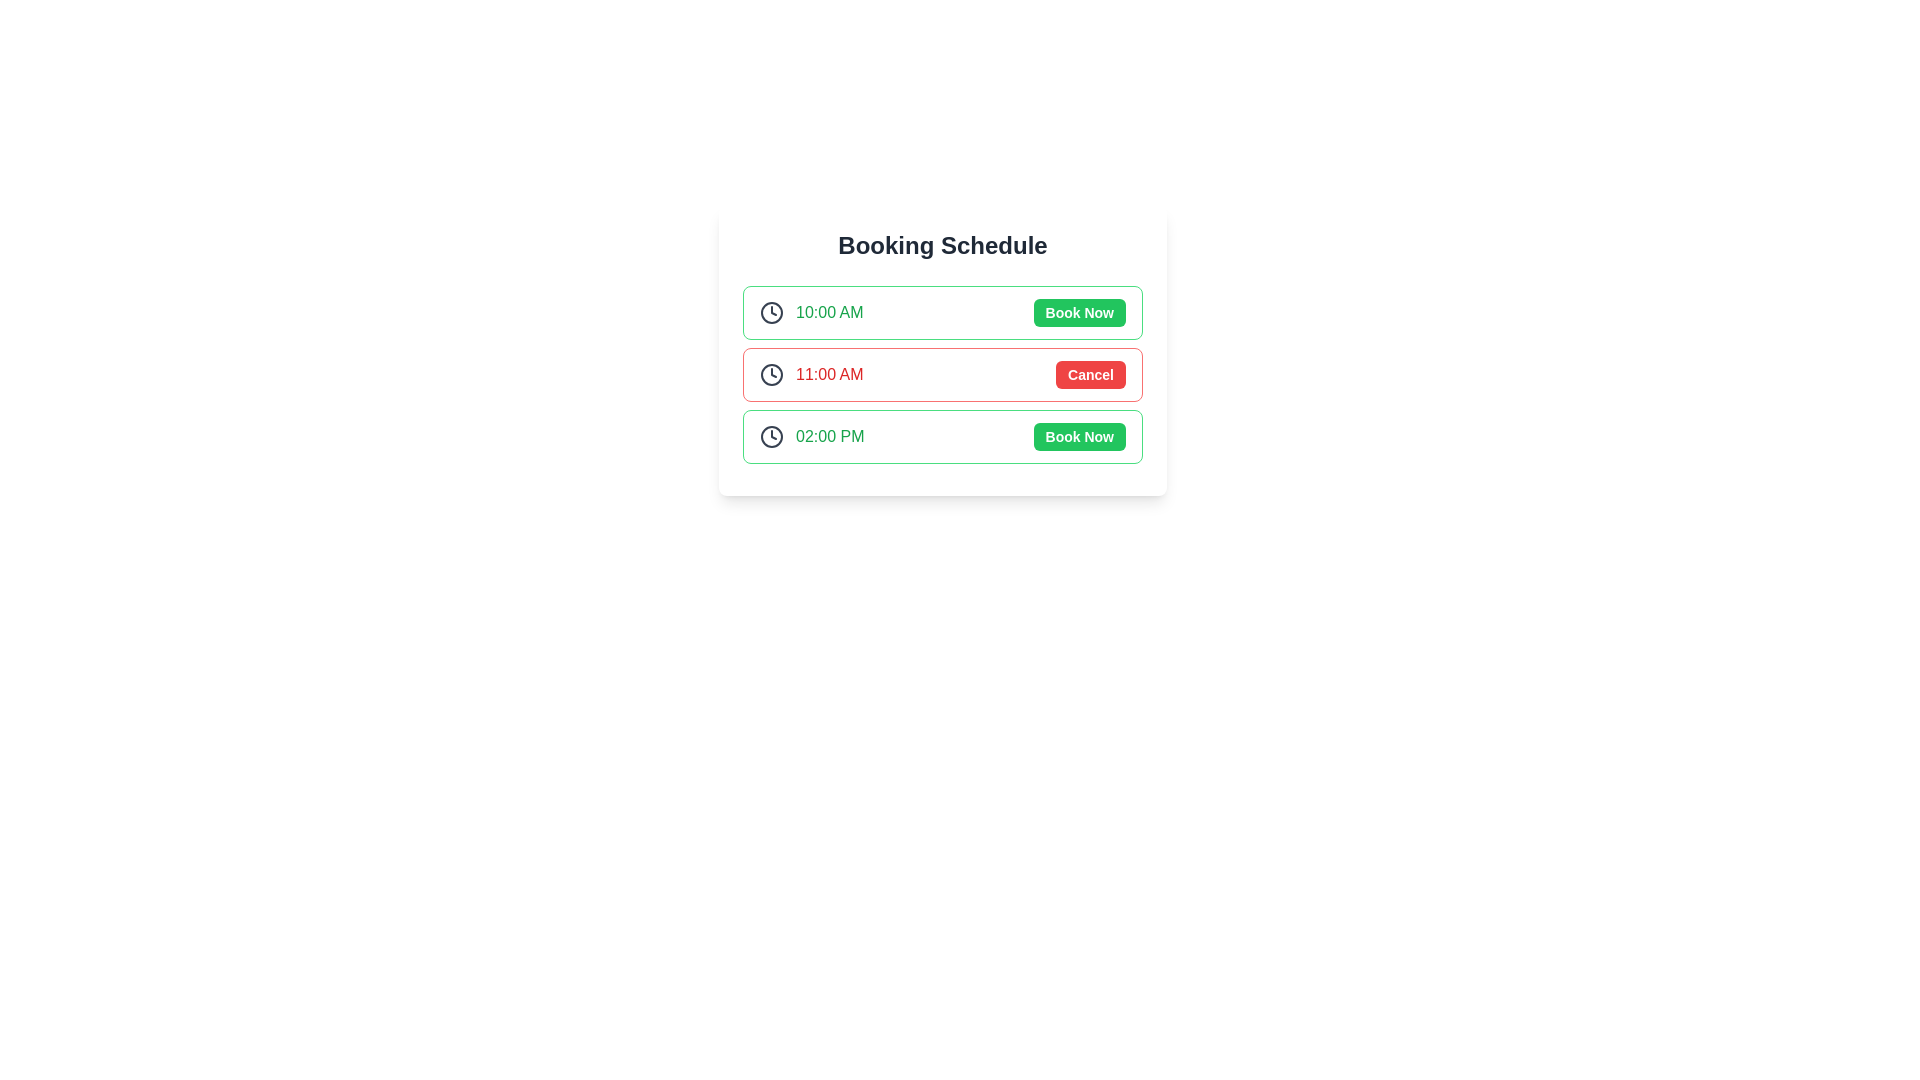  Describe the element at coordinates (771, 374) in the screenshot. I see `the icon representing the 11:00 AM time slot in the booking schedule, which is located in the second row and adjacent to the red text displaying '11:00 AM'` at that location.